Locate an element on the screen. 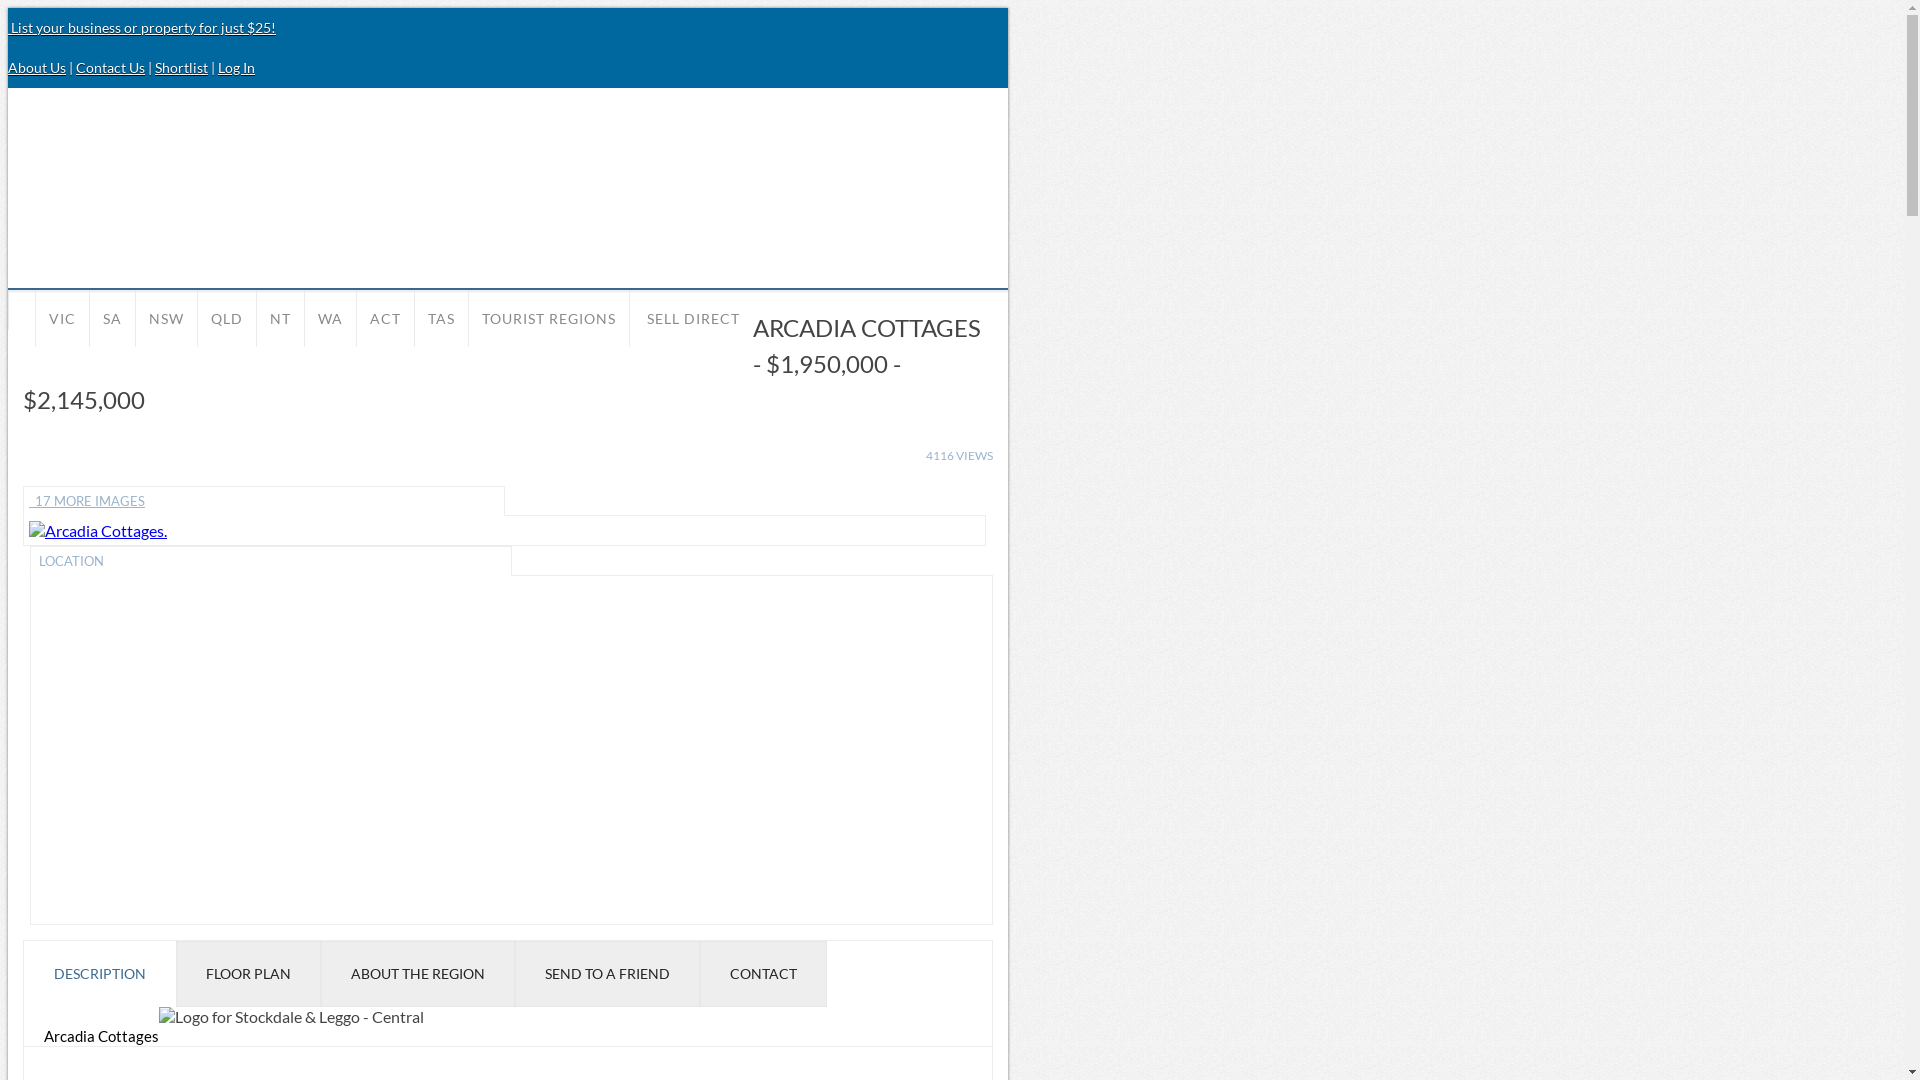 This screenshot has width=1920, height=1080. 'NSW' is located at coordinates (134, 317).